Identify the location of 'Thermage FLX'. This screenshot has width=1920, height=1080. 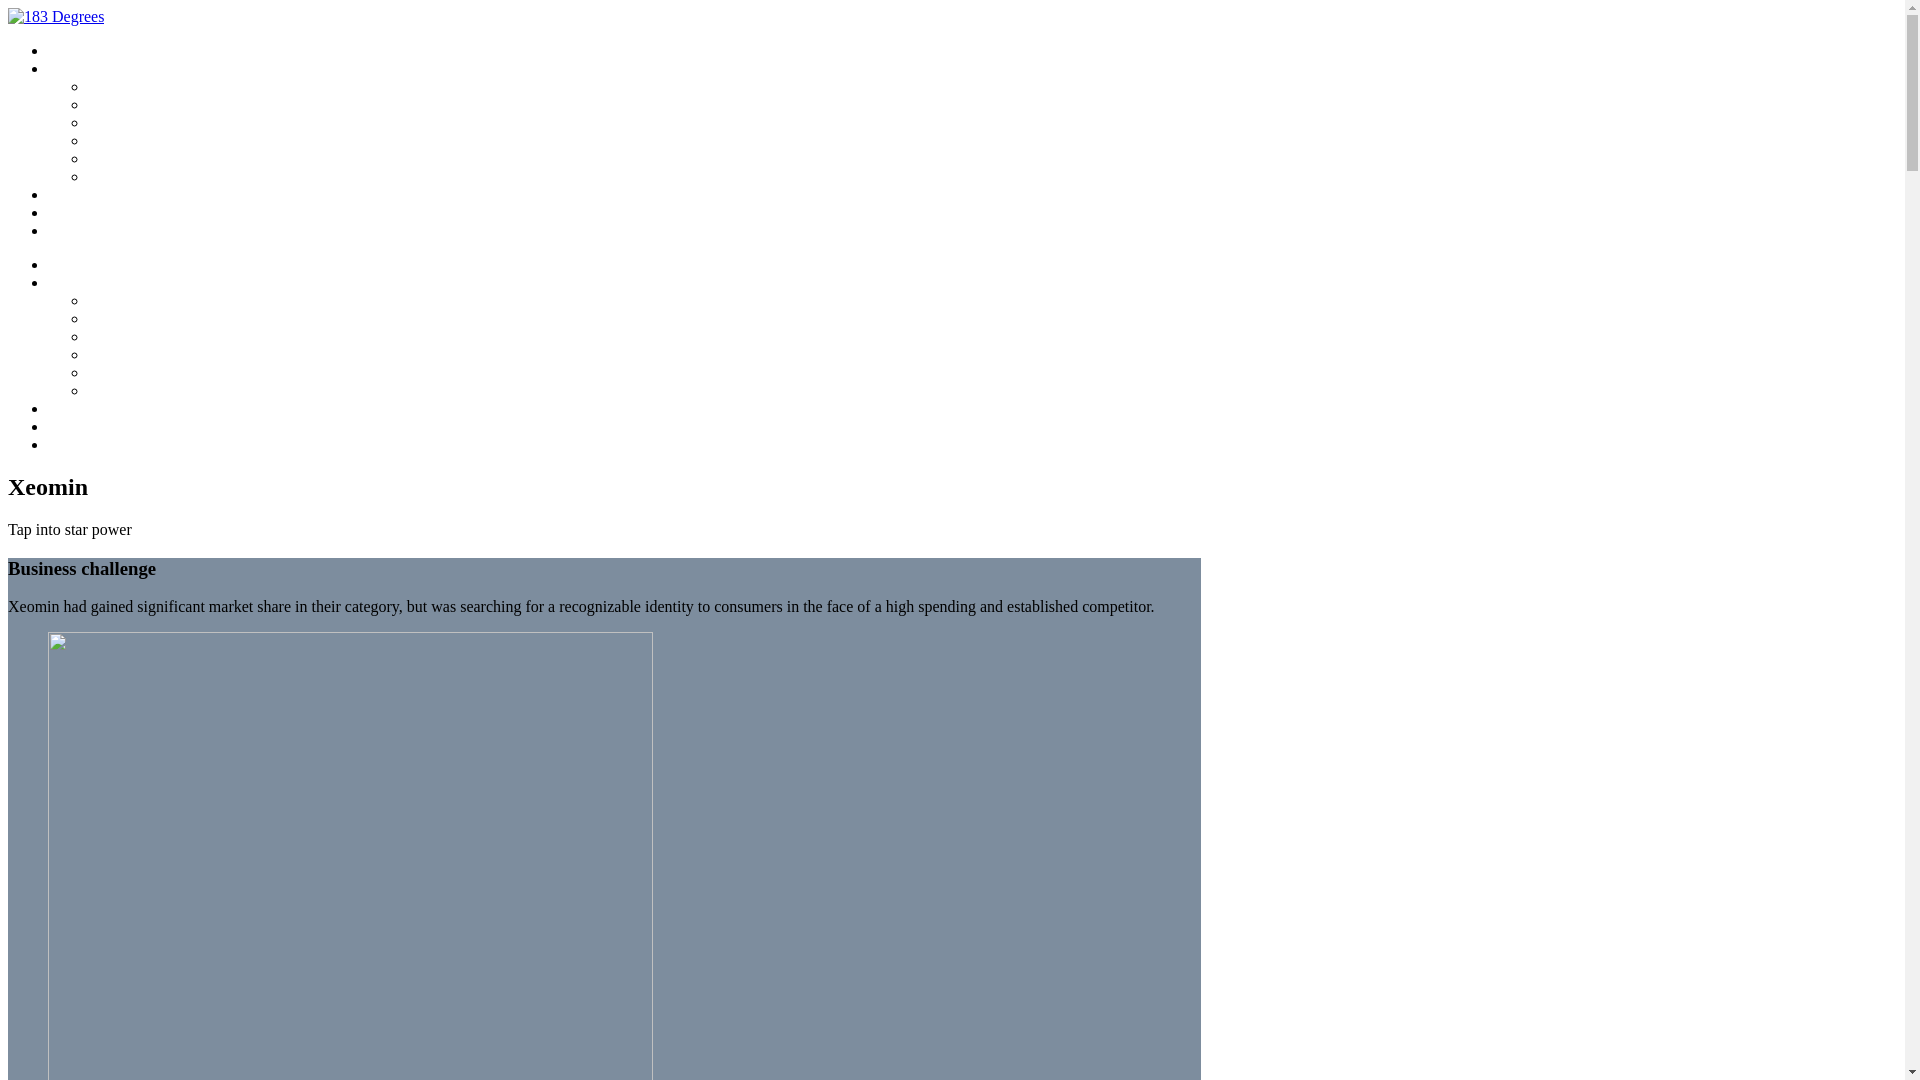
(86, 300).